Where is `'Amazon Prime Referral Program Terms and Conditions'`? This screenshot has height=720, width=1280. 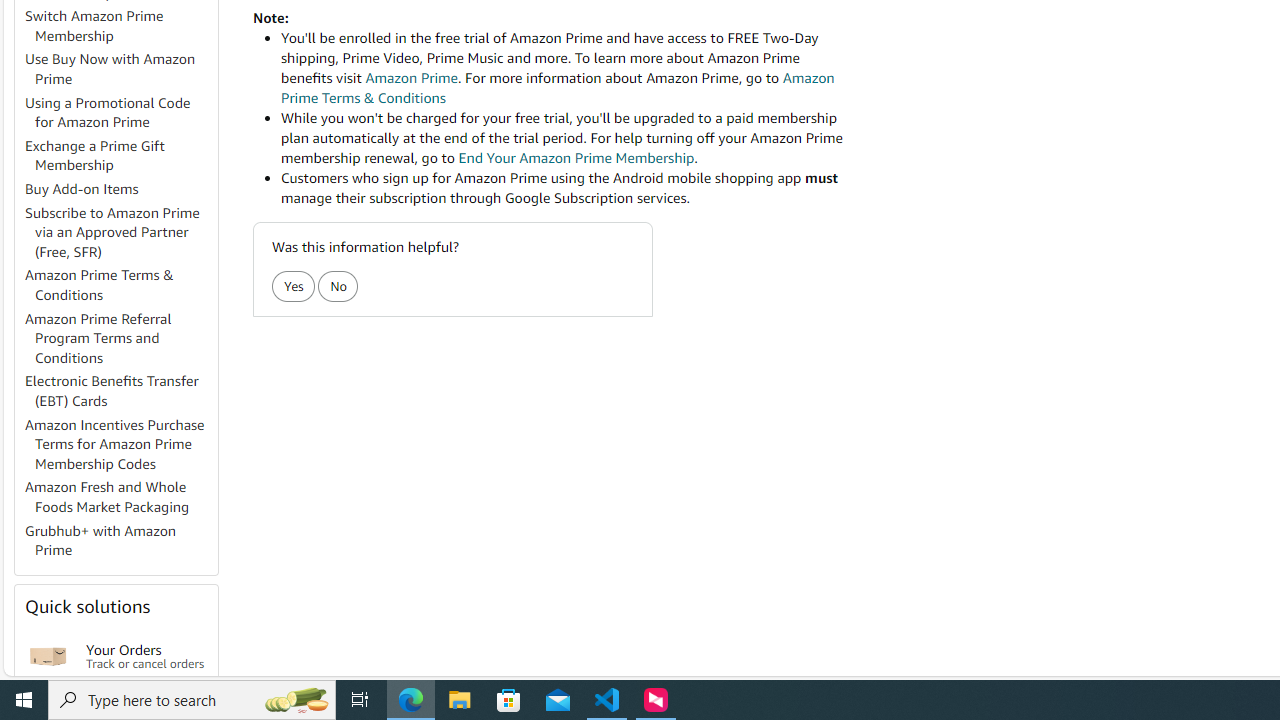
'Amazon Prime Referral Program Terms and Conditions' is located at coordinates (97, 337).